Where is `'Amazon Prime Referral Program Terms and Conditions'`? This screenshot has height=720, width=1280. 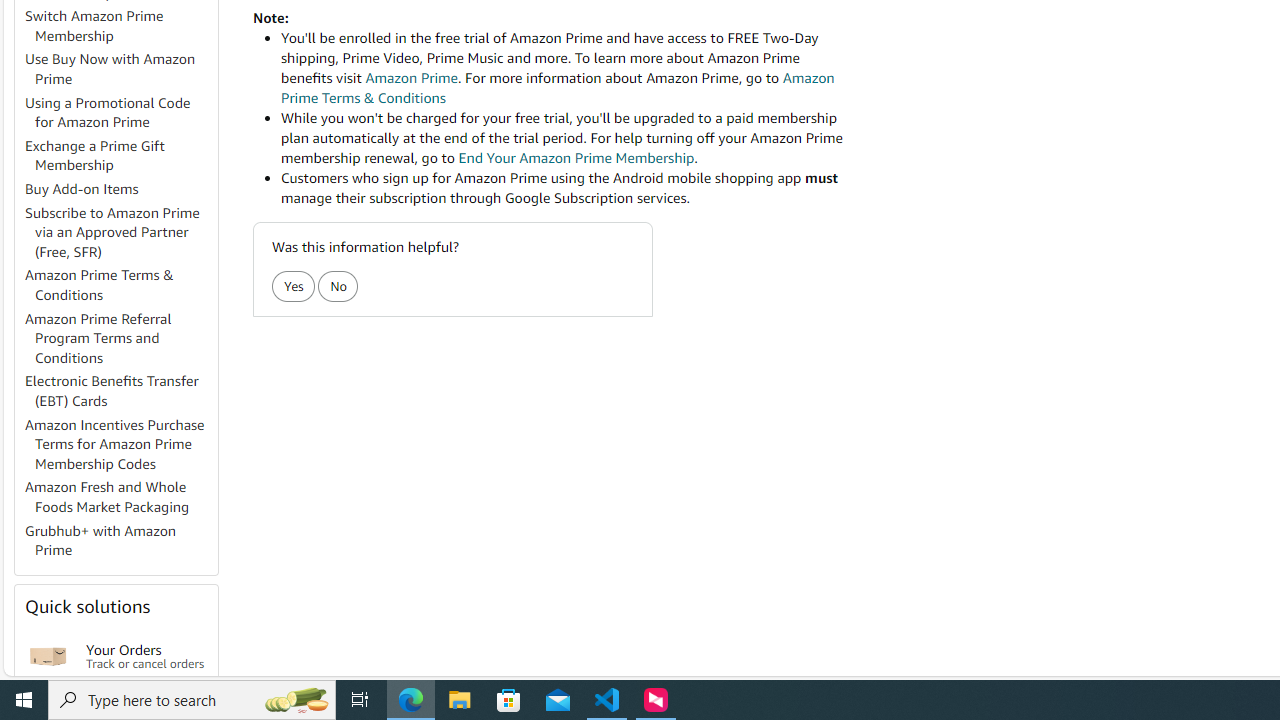
'Amazon Prime Referral Program Terms and Conditions' is located at coordinates (97, 337).